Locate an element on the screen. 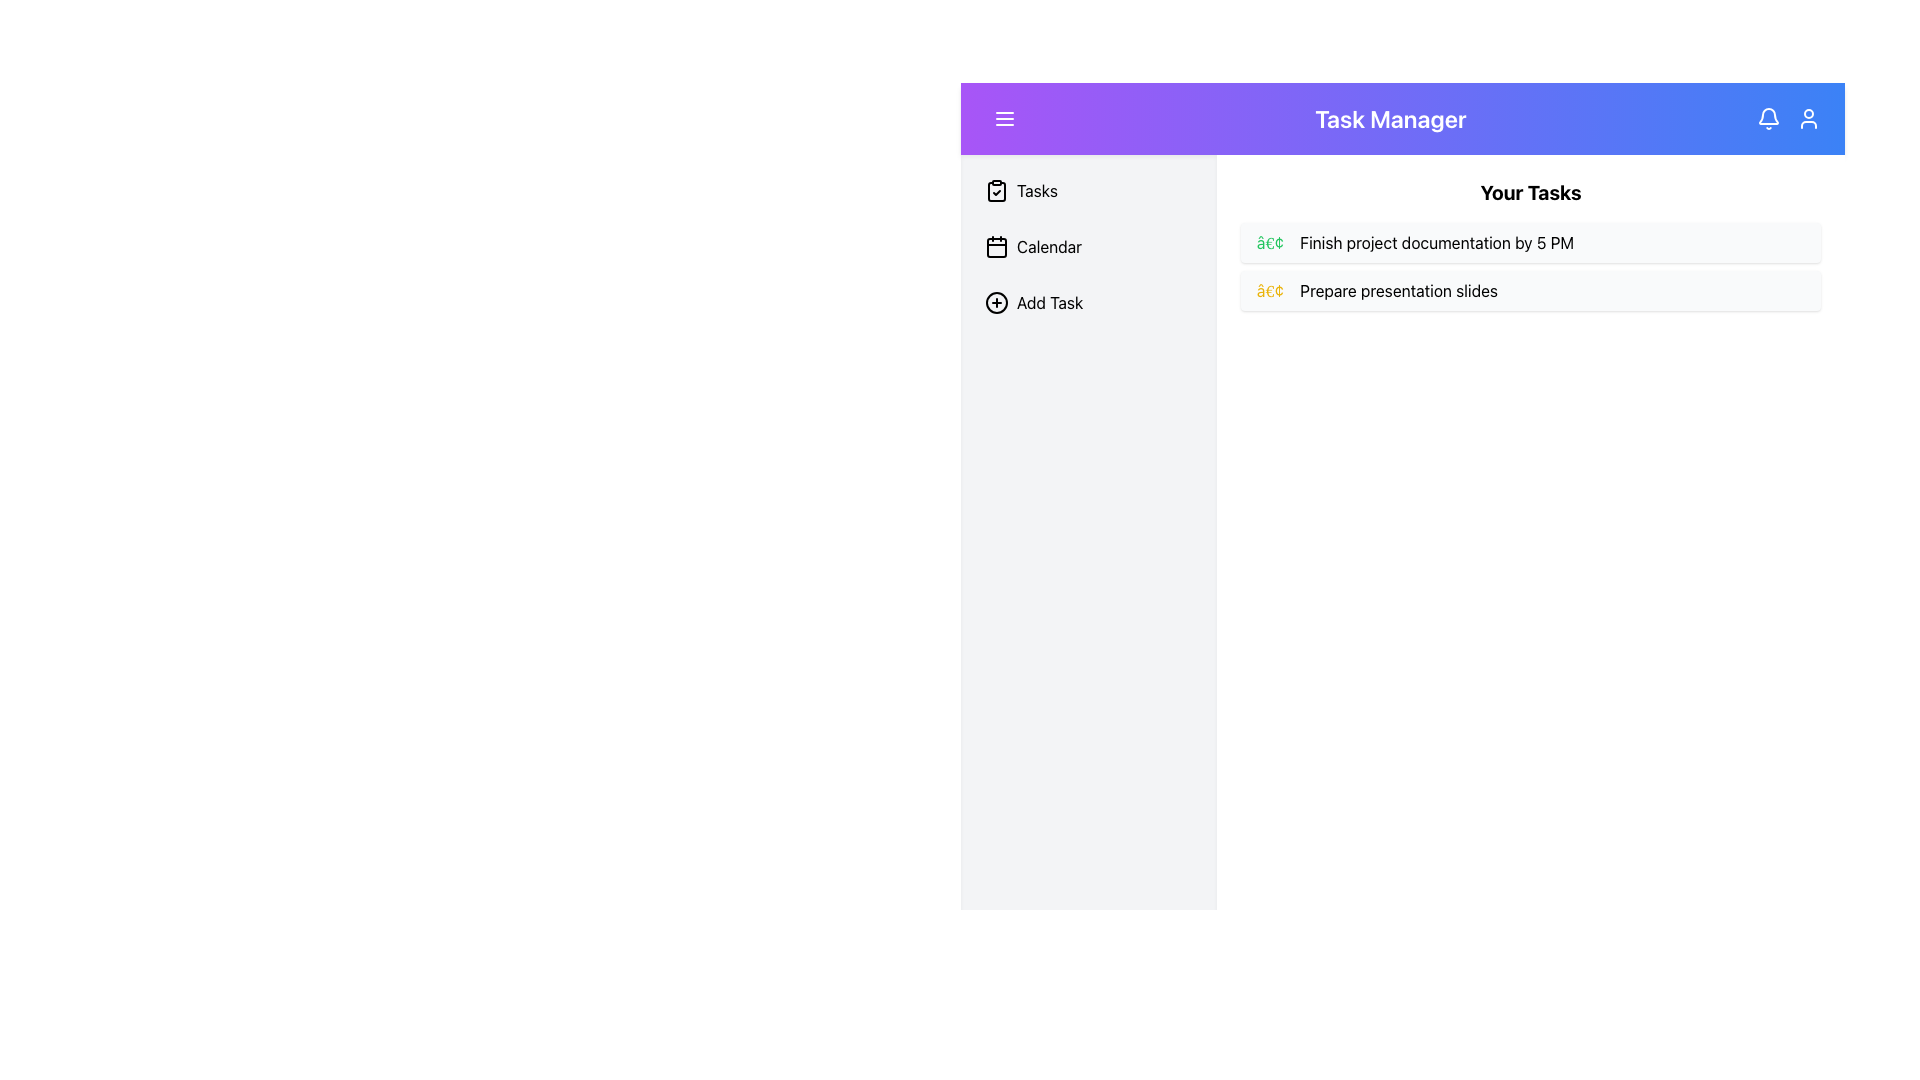  the task management icon located at the top of the vertical navigation menu, next to the 'Tasks' label is located at coordinates (997, 191).